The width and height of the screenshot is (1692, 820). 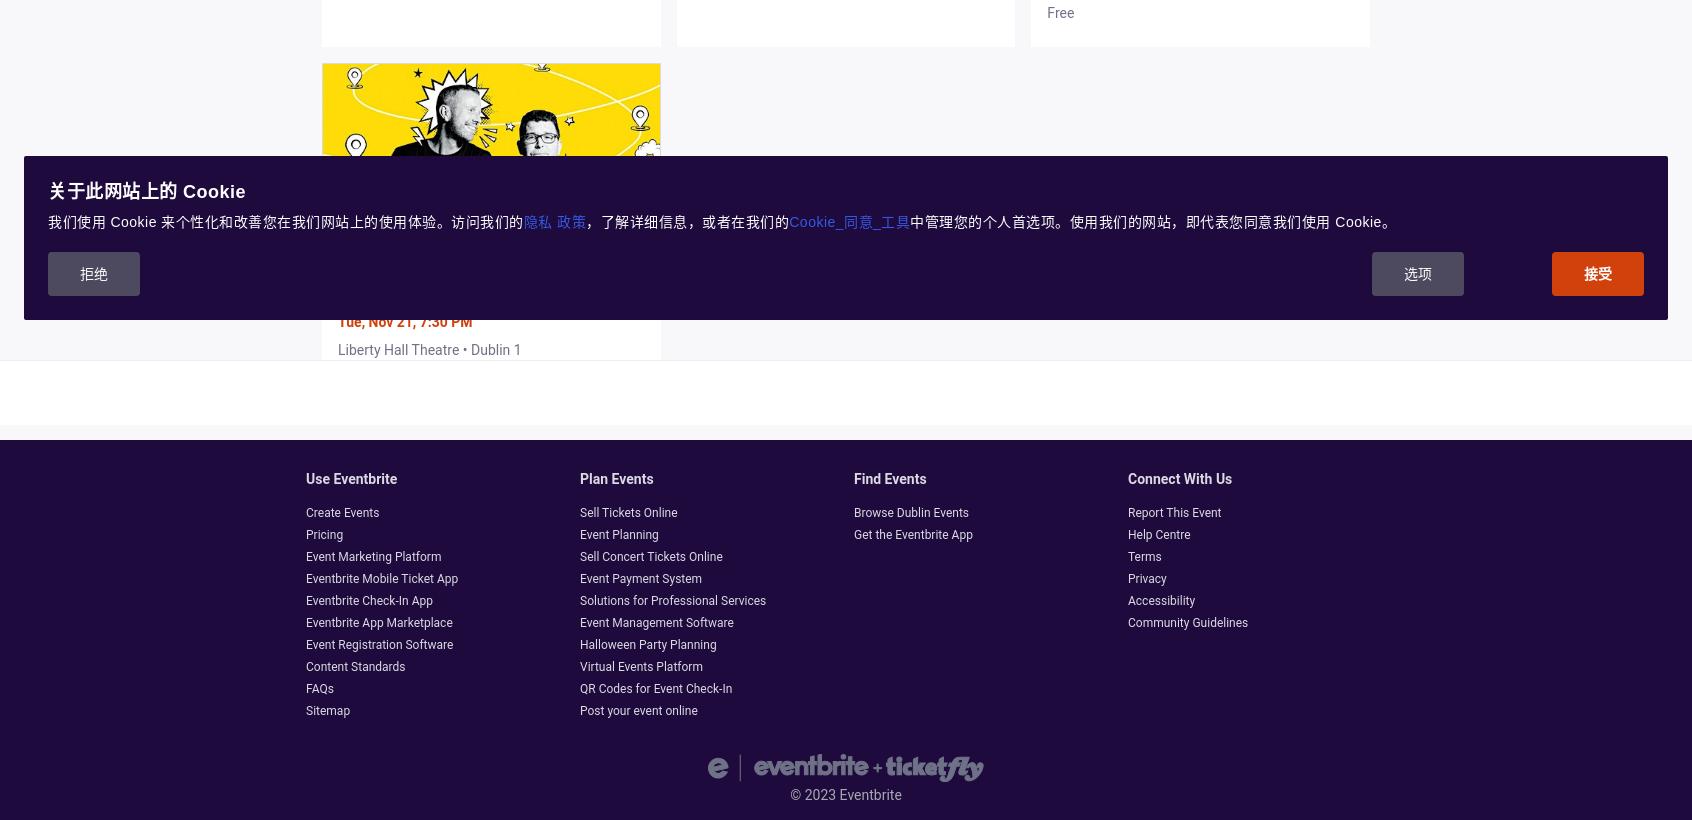 I want to click on '我们使用 Cookie 来个性化和改善您在我们网站上的使用体验。访问我们的', so click(x=284, y=220).